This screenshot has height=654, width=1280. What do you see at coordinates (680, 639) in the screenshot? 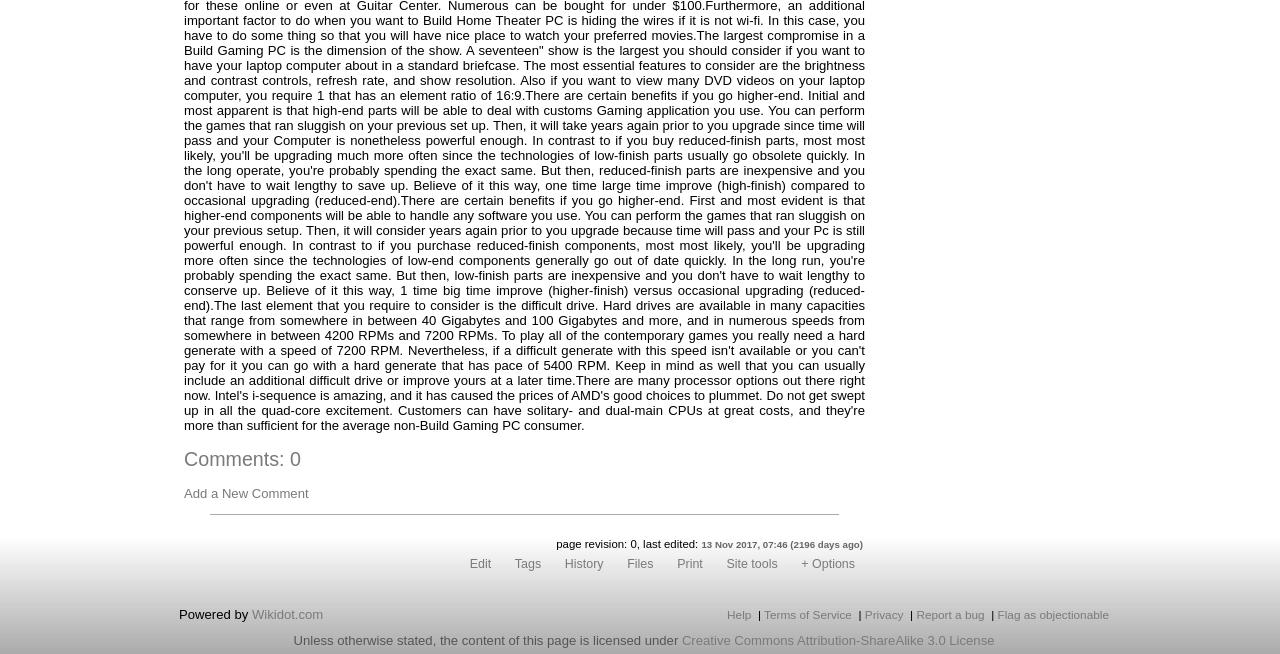
I see `'Creative Commons Attribution-ShareAlike 3.0 License'` at bounding box center [680, 639].